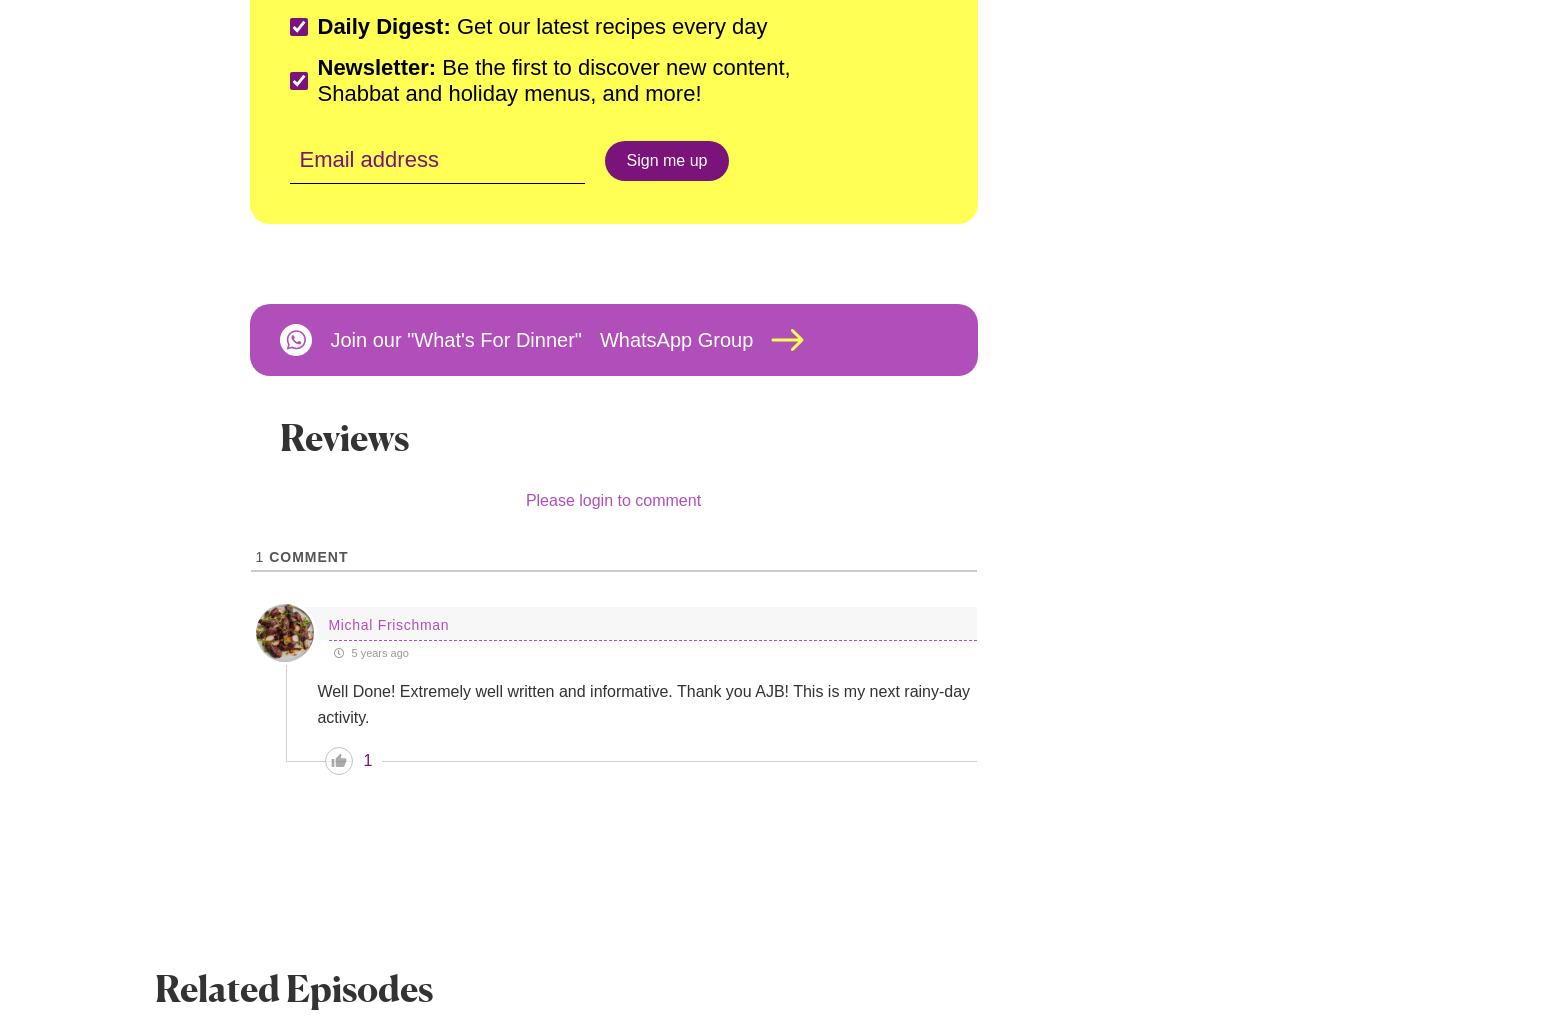  Describe the element at coordinates (342, 437) in the screenshot. I see `'Reviews'` at that location.